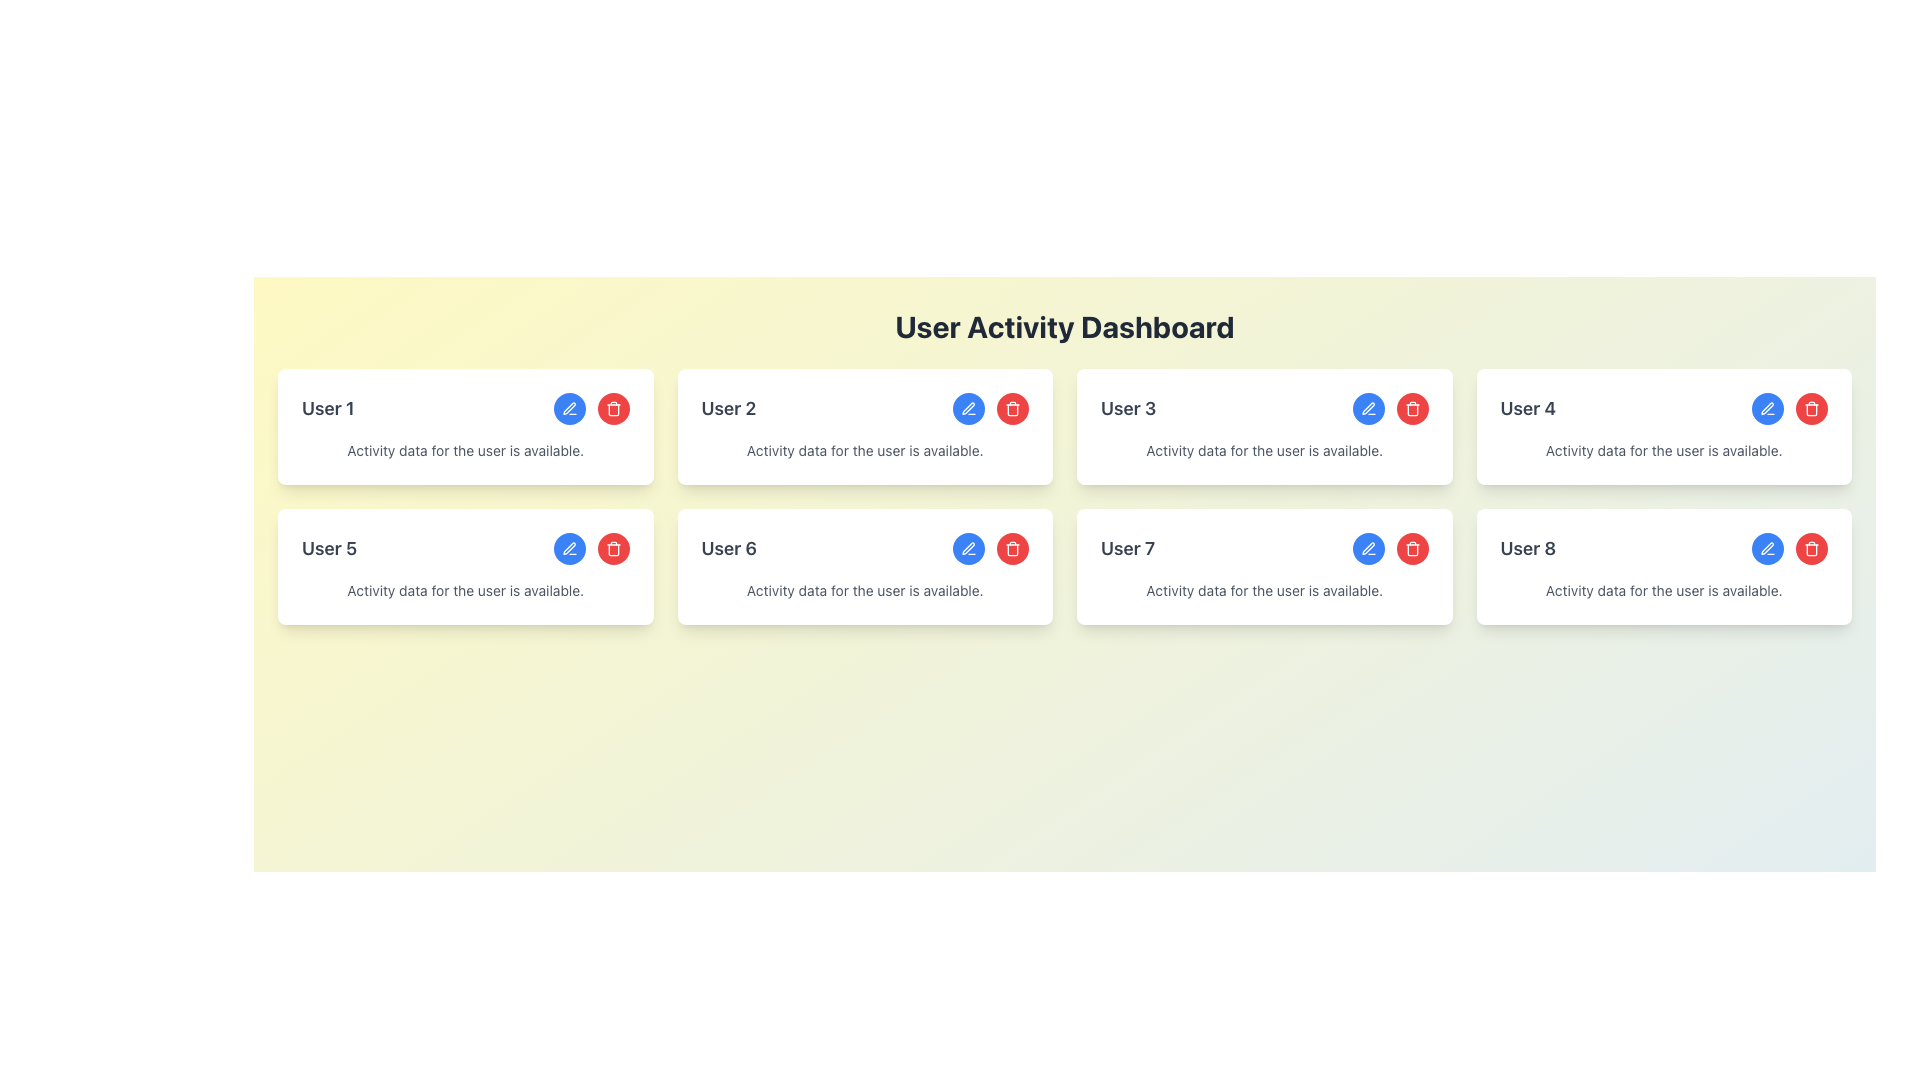 This screenshot has width=1920, height=1080. What do you see at coordinates (1128, 548) in the screenshot?
I see `the 'User 7' text label, which is styled in bold gray font and located in the first column of the second row in the user dashboard grid` at bounding box center [1128, 548].